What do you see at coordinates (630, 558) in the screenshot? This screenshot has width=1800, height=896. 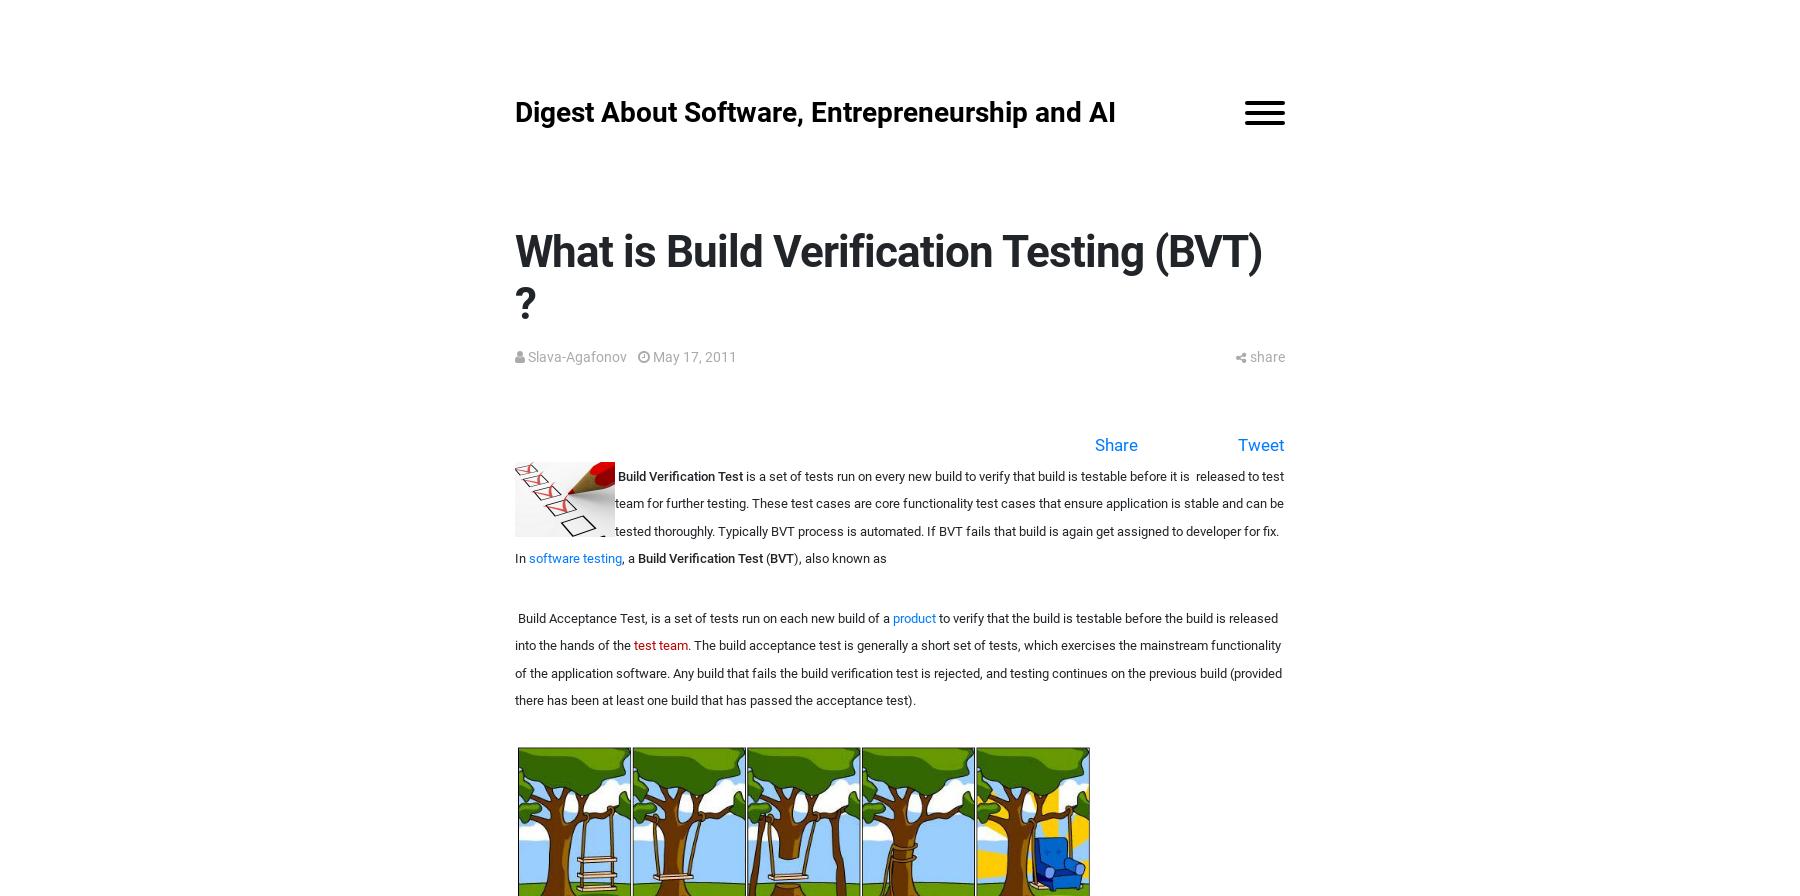 I see `', a'` at bounding box center [630, 558].